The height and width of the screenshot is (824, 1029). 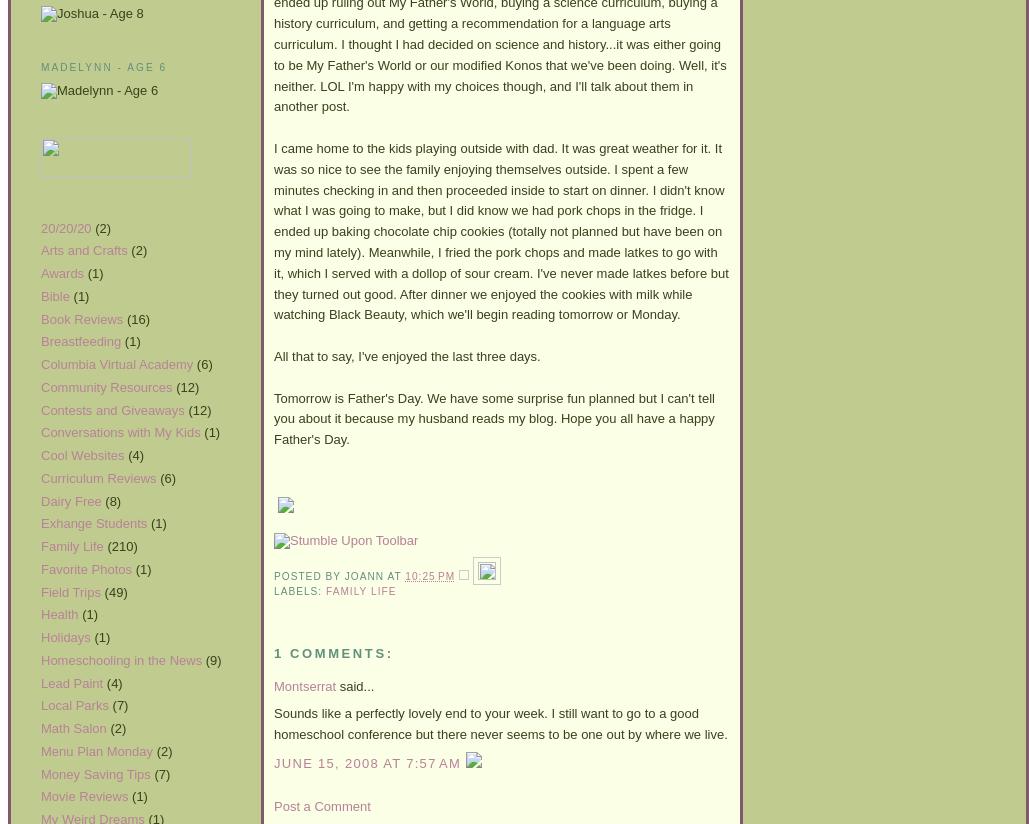 What do you see at coordinates (369, 762) in the screenshot?
I see `'June 15, 2008 at 7:57 AM'` at bounding box center [369, 762].